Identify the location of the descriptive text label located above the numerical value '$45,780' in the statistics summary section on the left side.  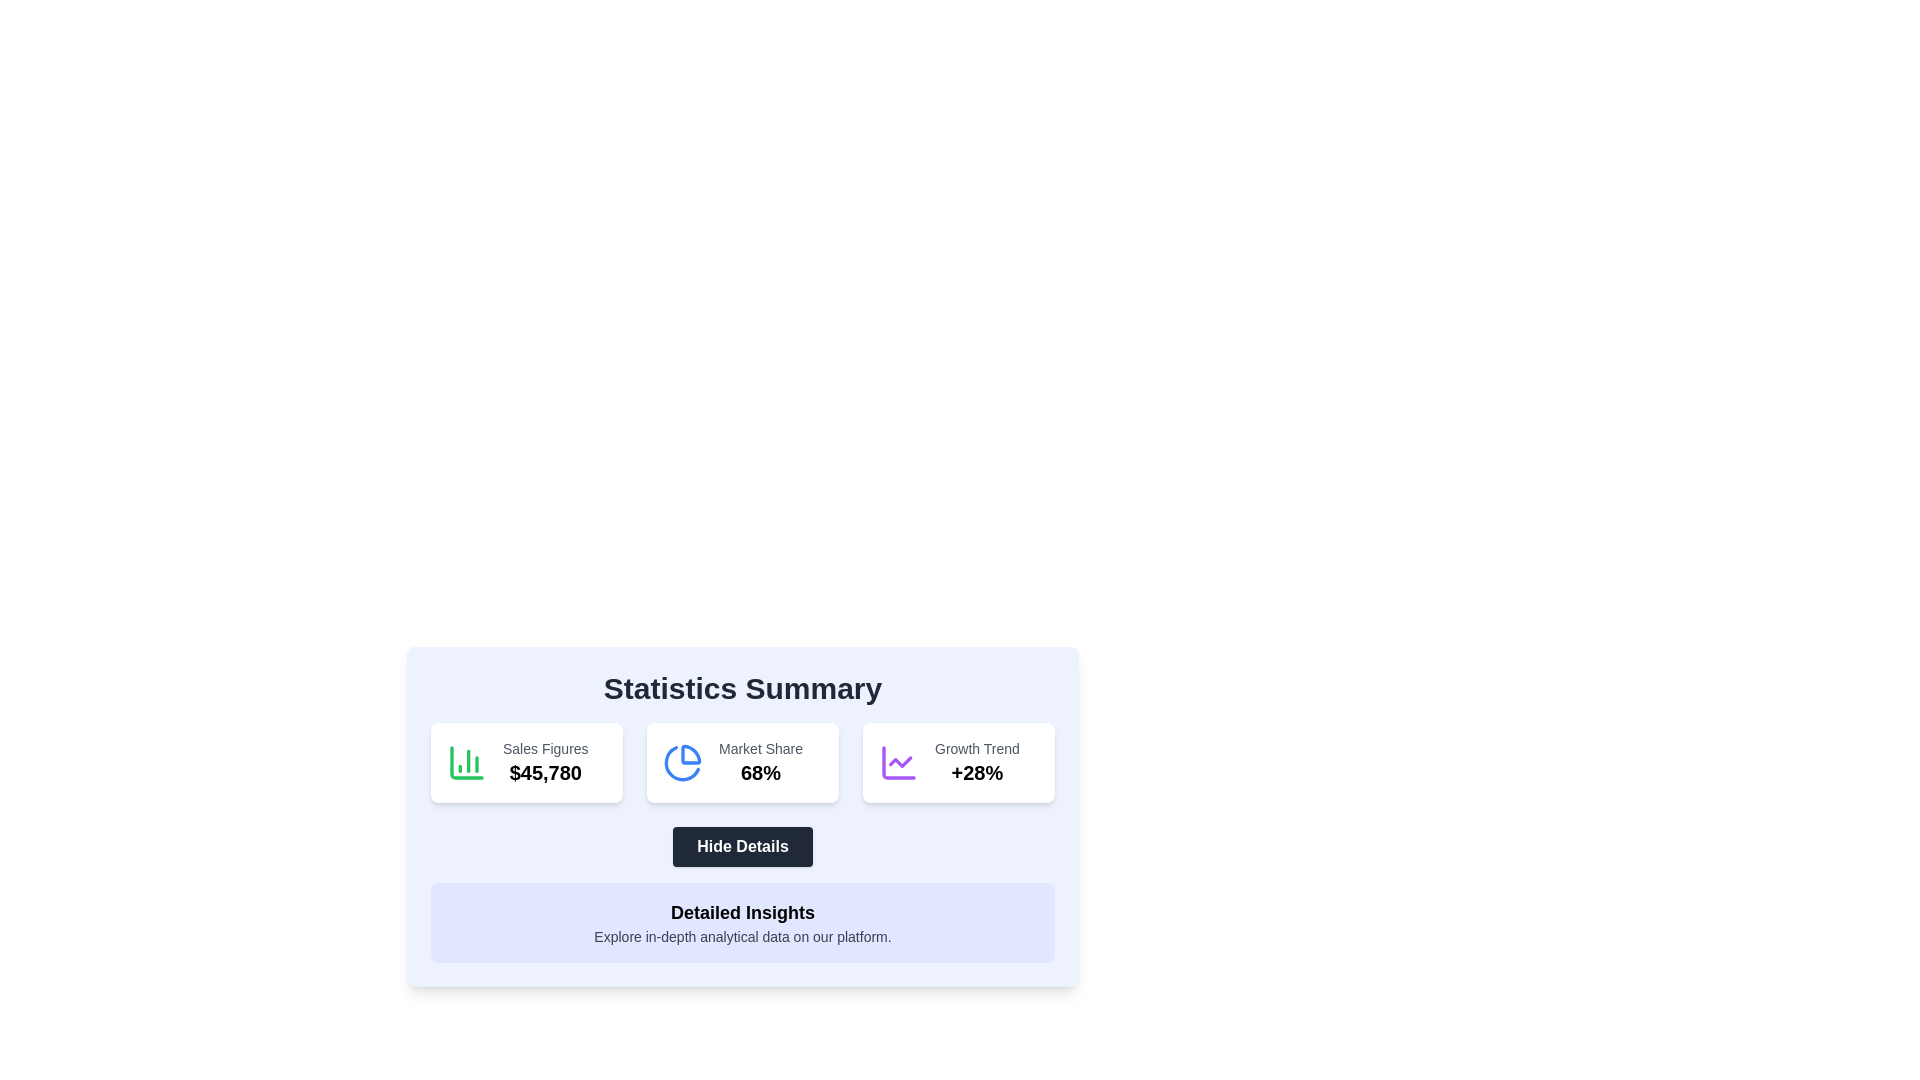
(545, 748).